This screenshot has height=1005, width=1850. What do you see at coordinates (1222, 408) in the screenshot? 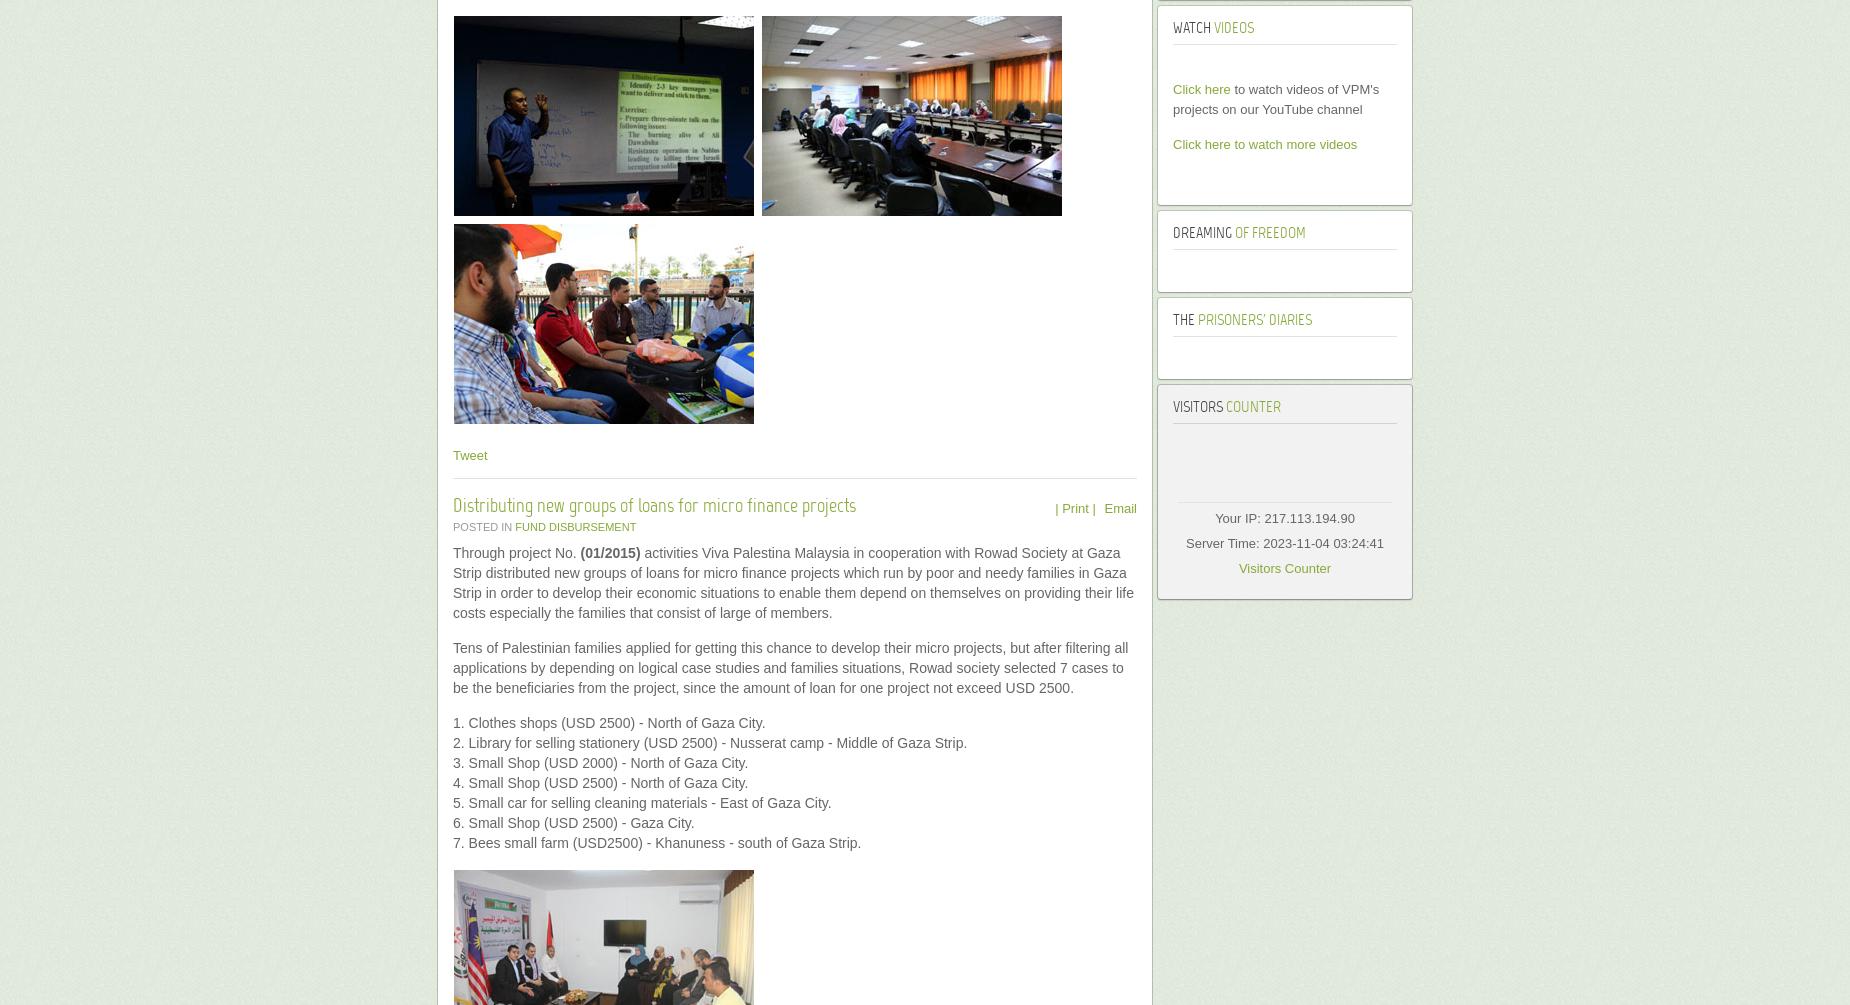
I see `'Counter'` at bounding box center [1222, 408].